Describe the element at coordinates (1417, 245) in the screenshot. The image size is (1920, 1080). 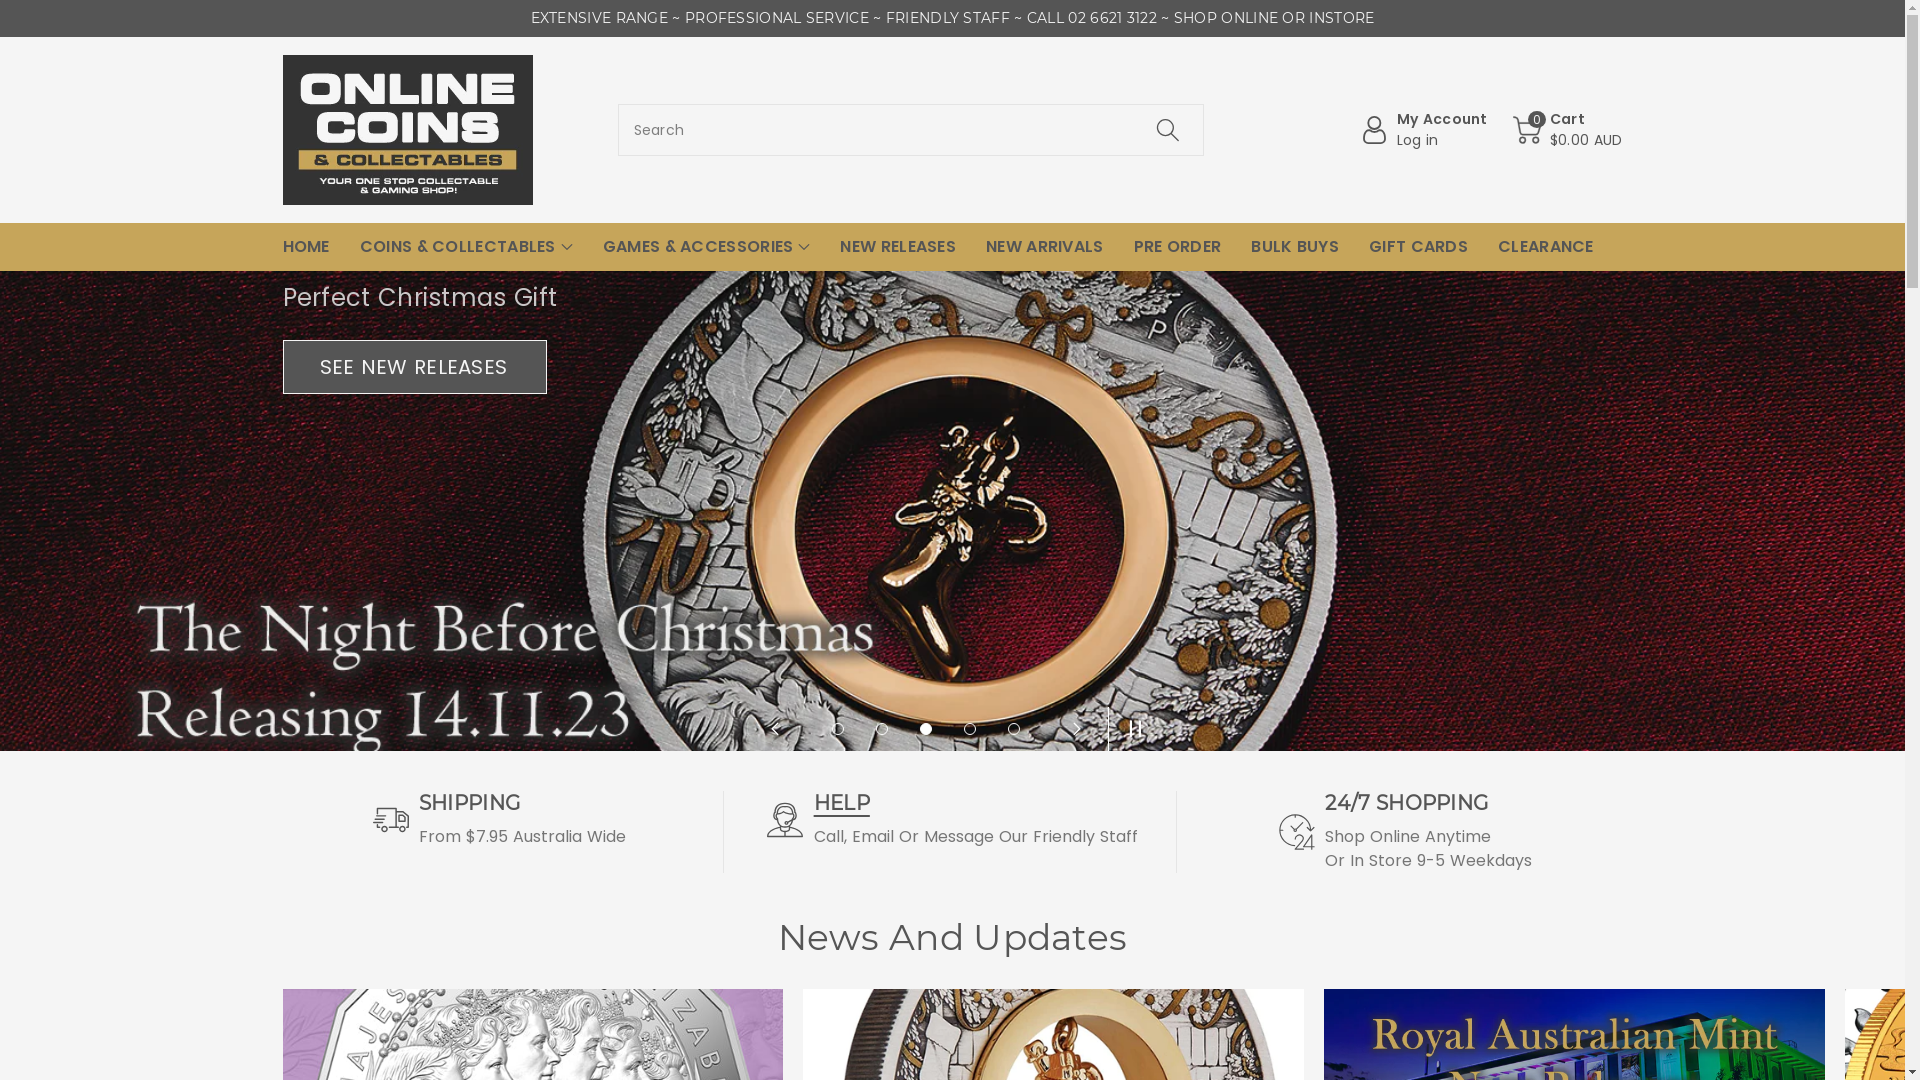
I see `'GIFT CARDS'` at that location.